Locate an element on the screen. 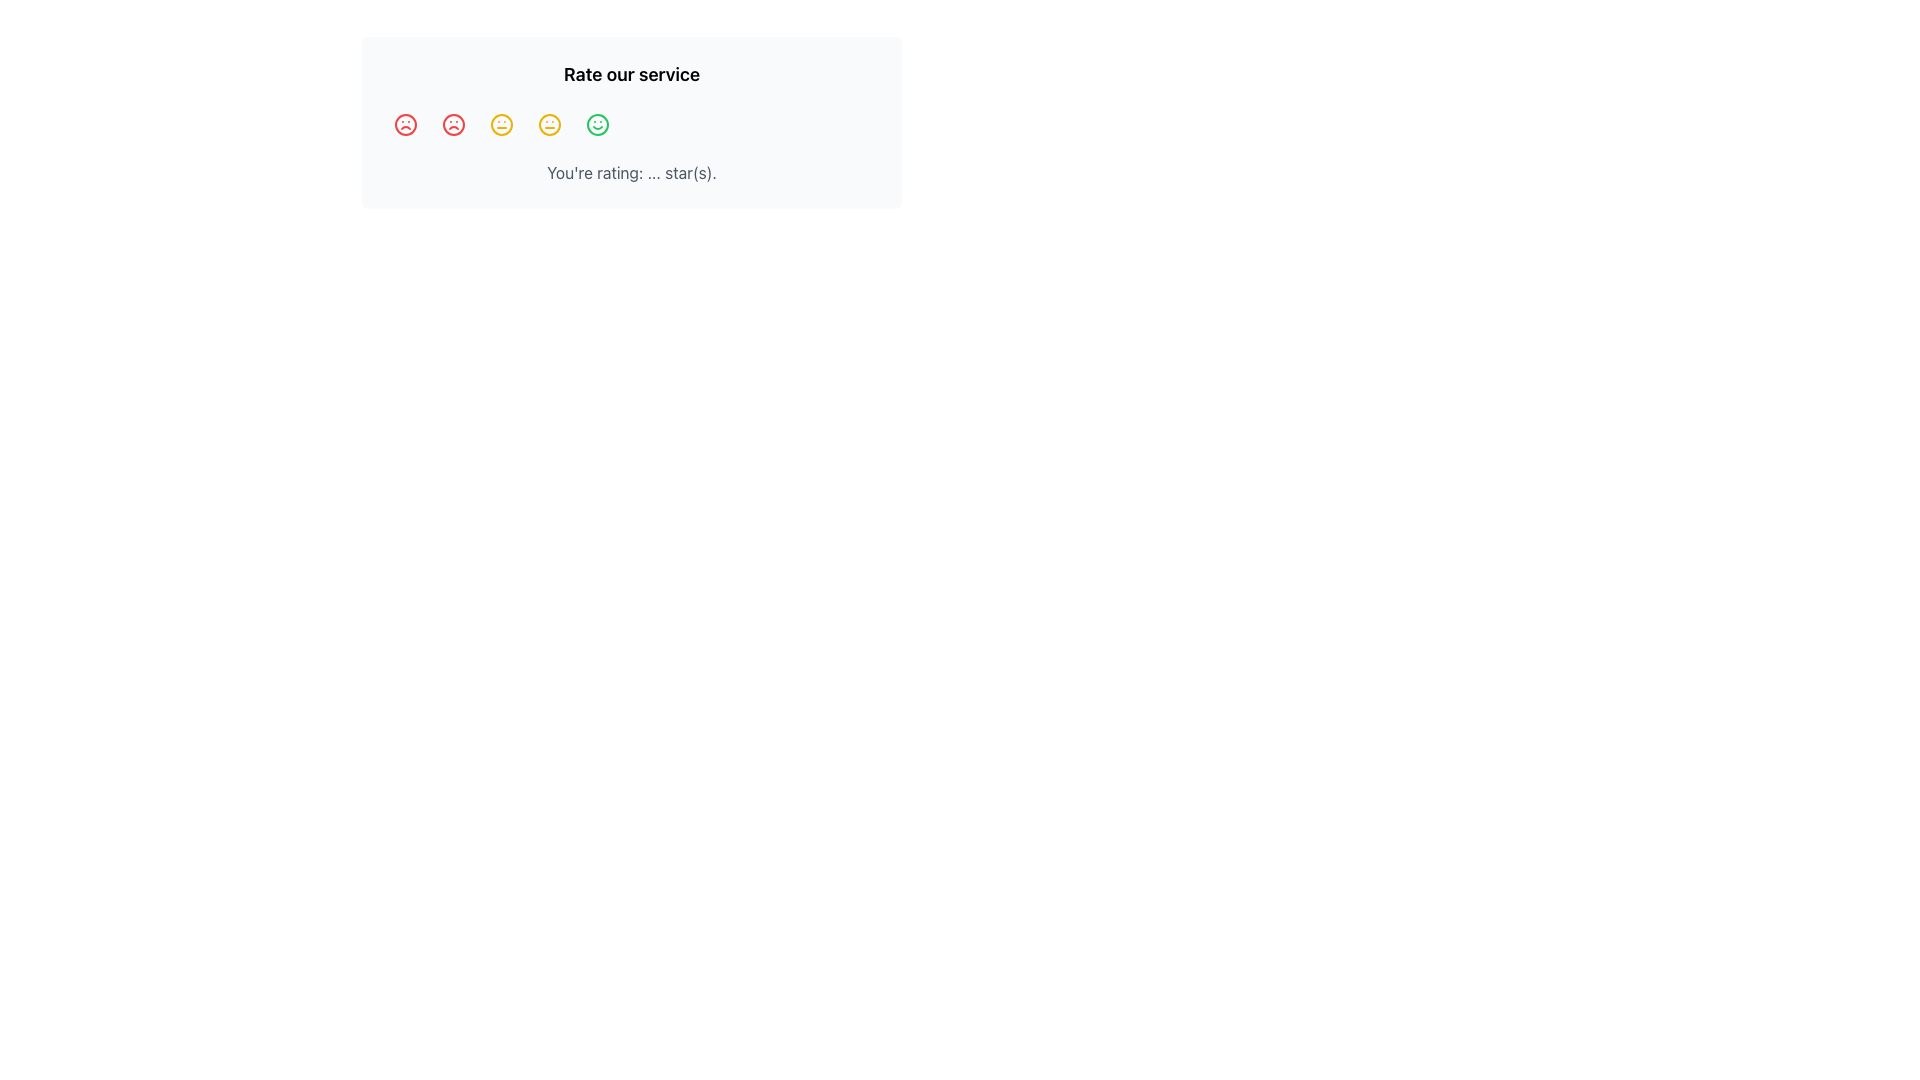 The width and height of the screenshot is (1920, 1080). the third rating icon in the series is located at coordinates (502, 124).